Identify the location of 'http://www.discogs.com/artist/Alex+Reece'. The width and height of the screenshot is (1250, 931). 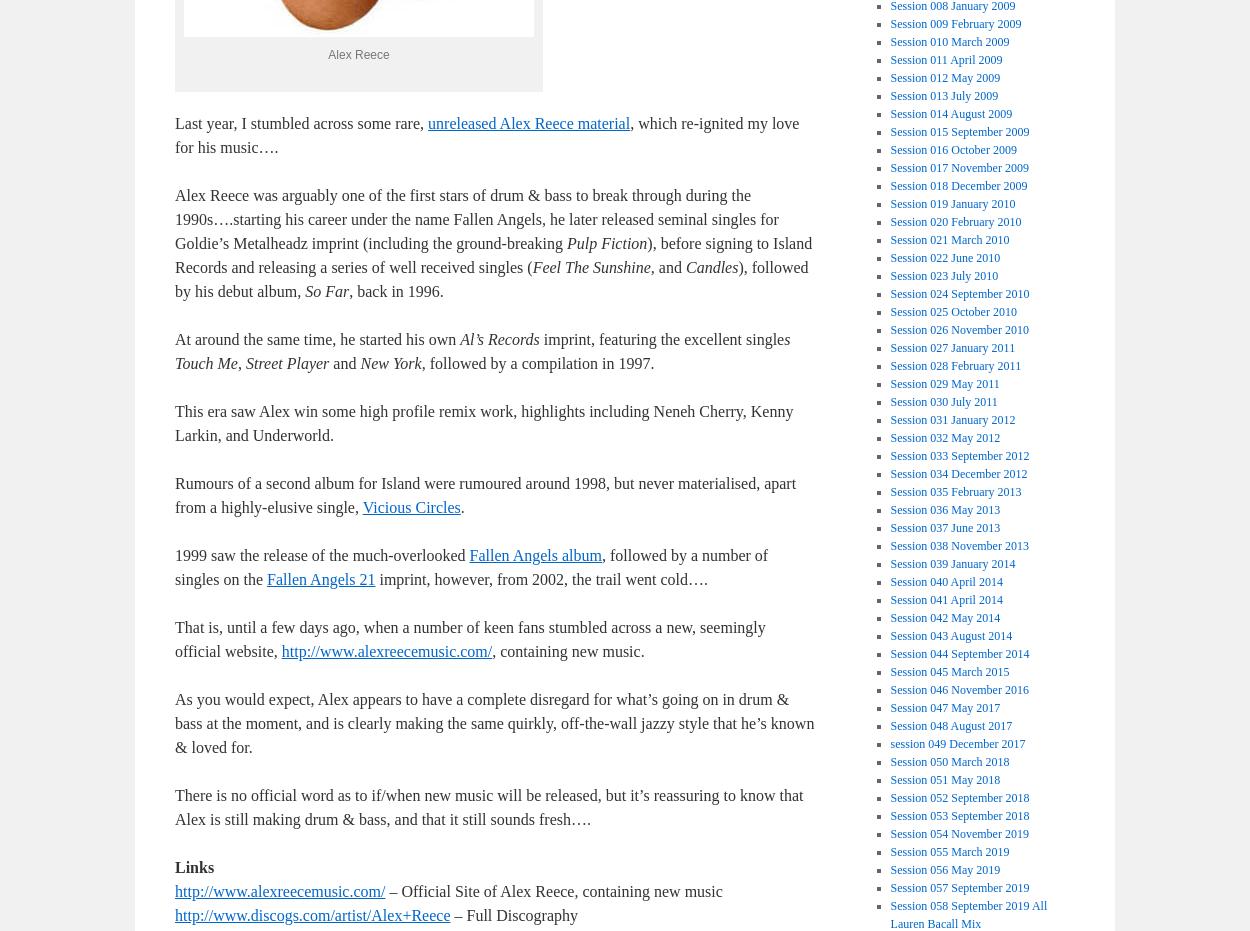
(175, 915).